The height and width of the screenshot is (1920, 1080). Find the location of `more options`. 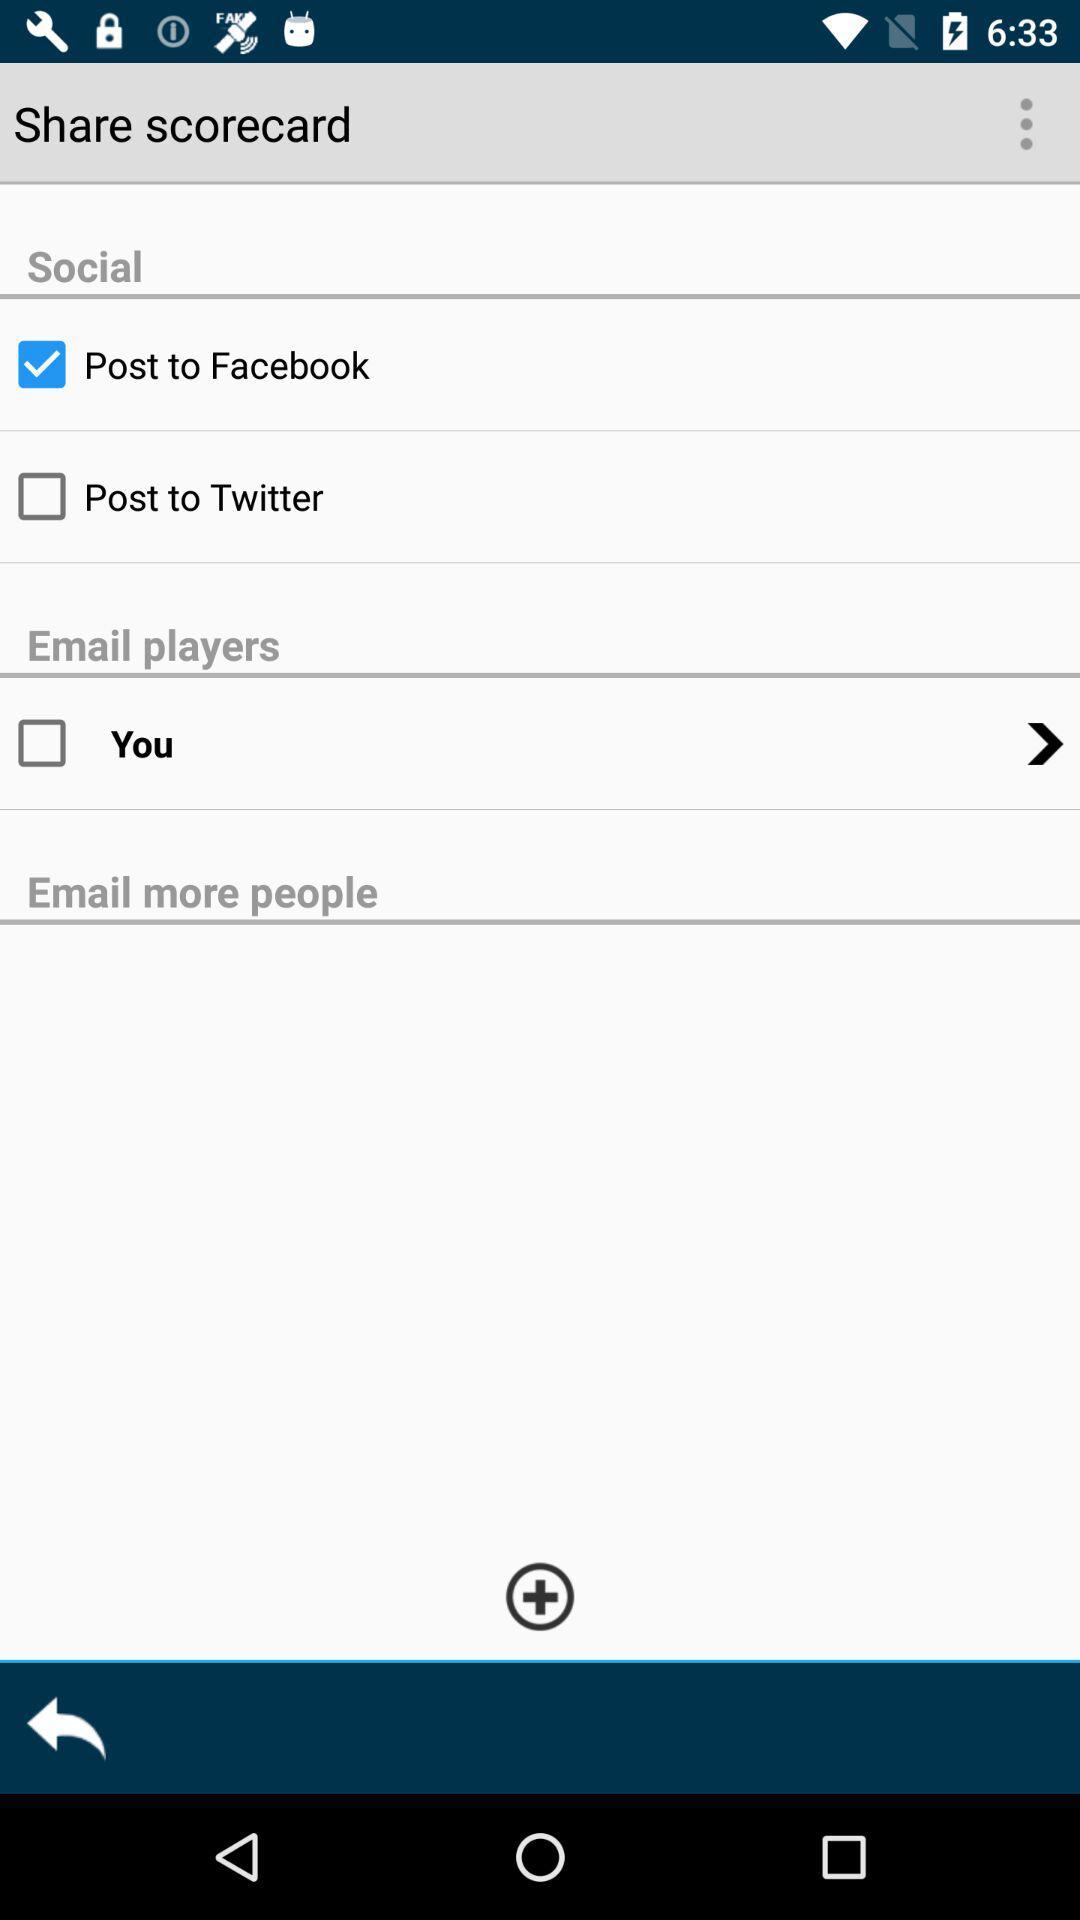

more options is located at coordinates (1024, 121).